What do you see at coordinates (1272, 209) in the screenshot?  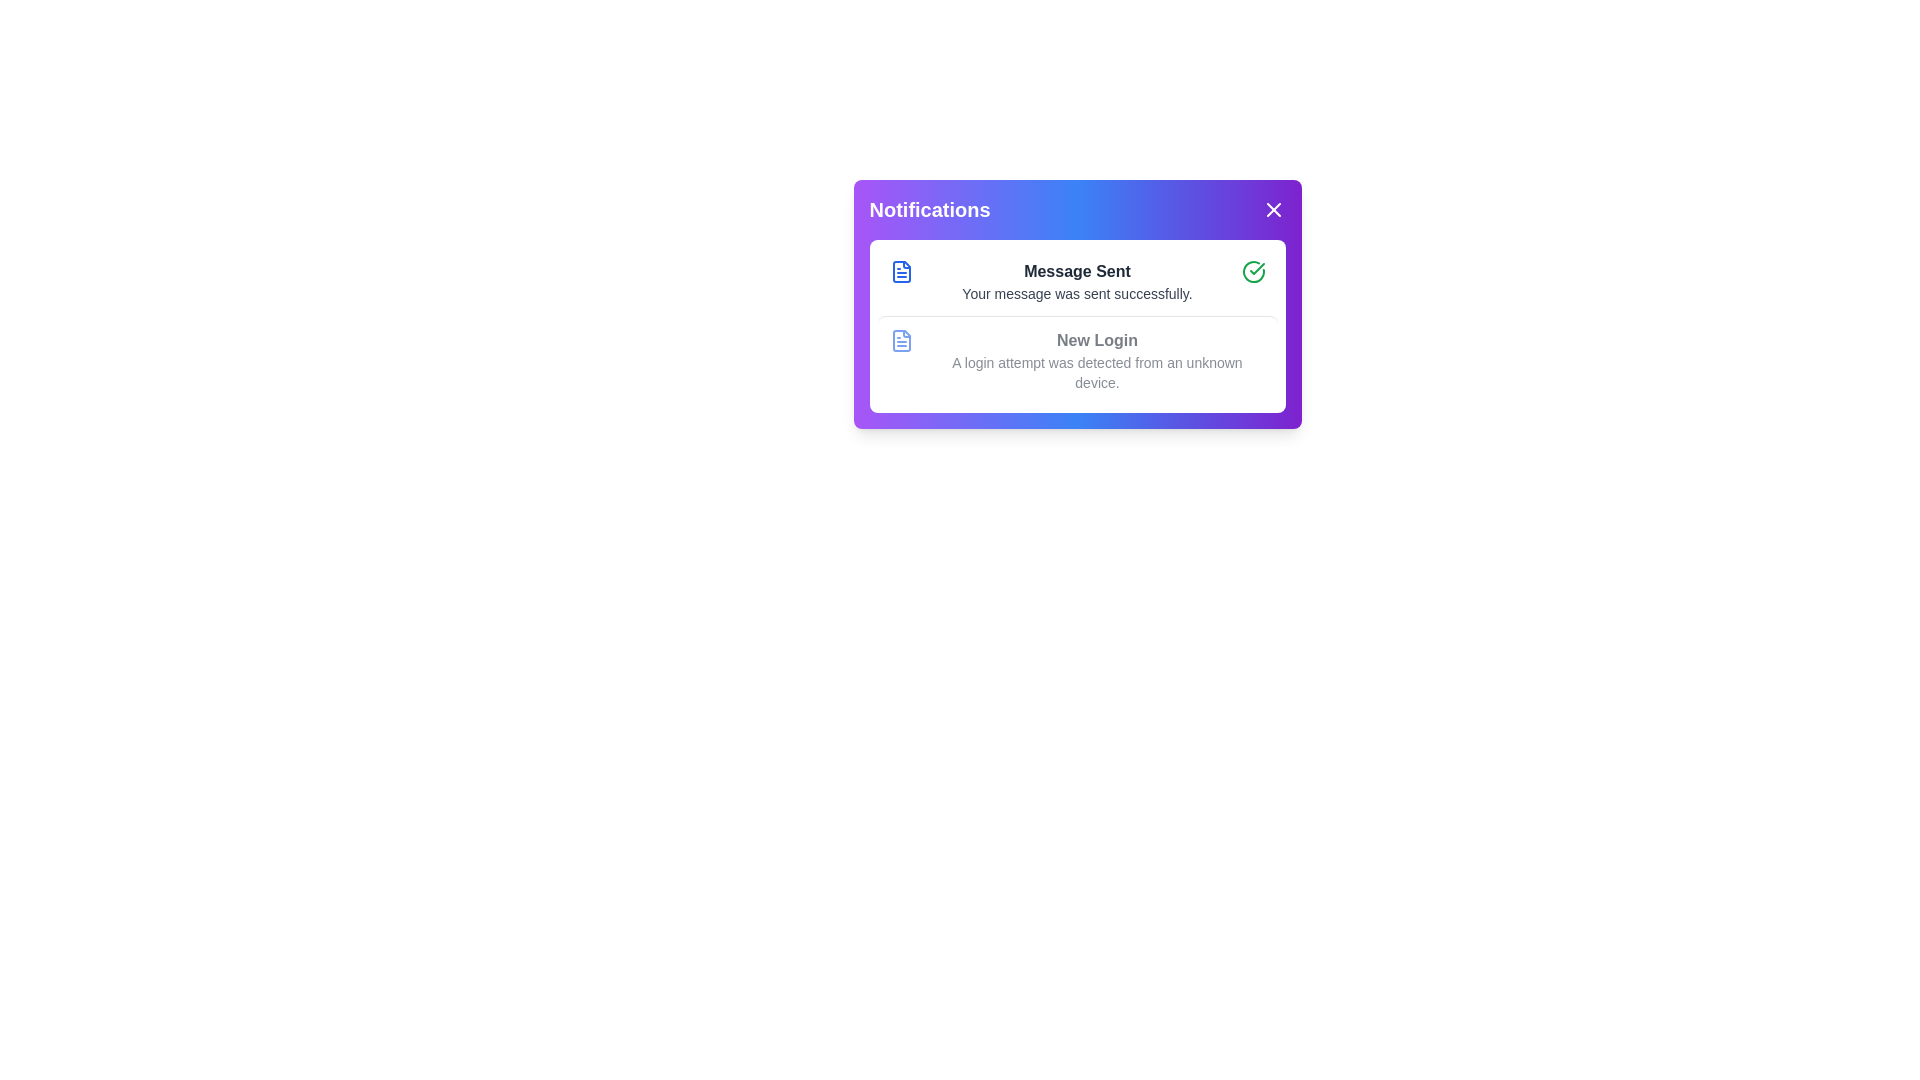 I see `the close button located in the top-right corner of the notification overlay panel` at bounding box center [1272, 209].